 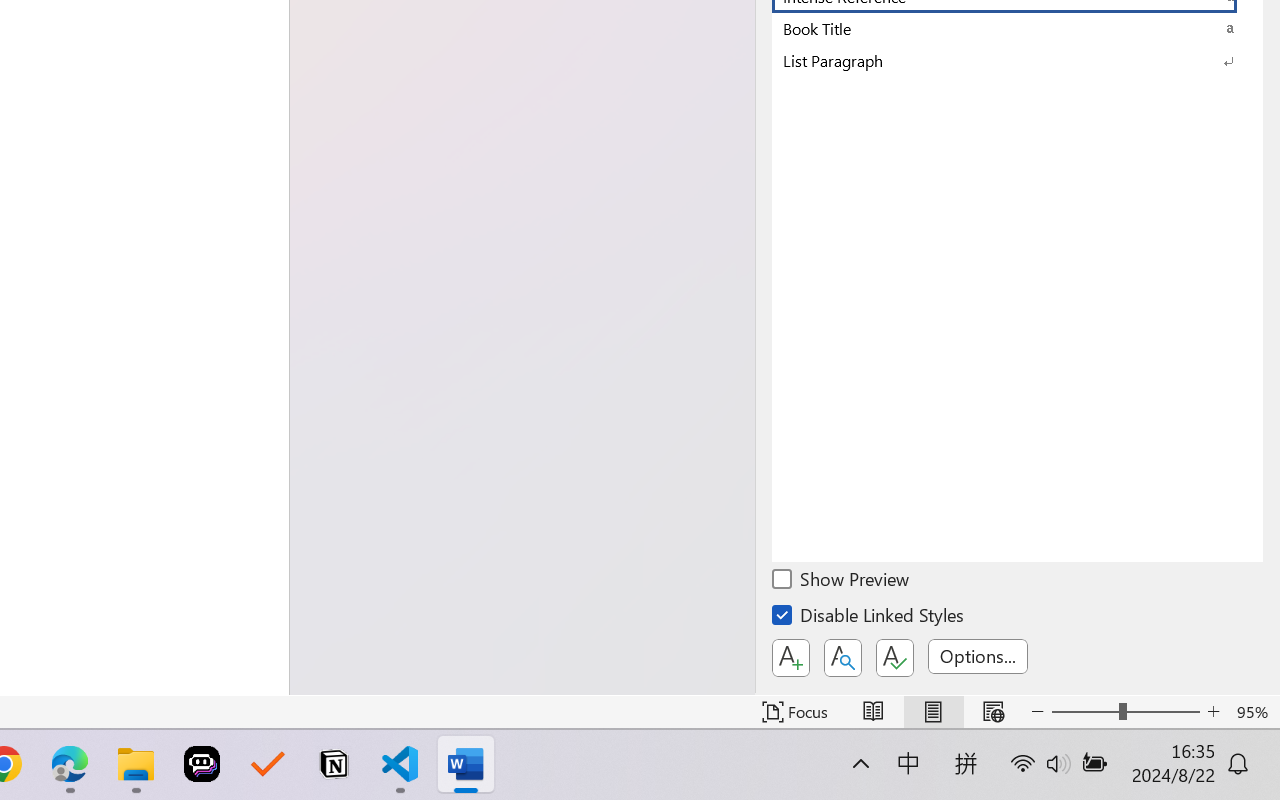 I want to click on 'Show Preview', so click(x=842, y=581).